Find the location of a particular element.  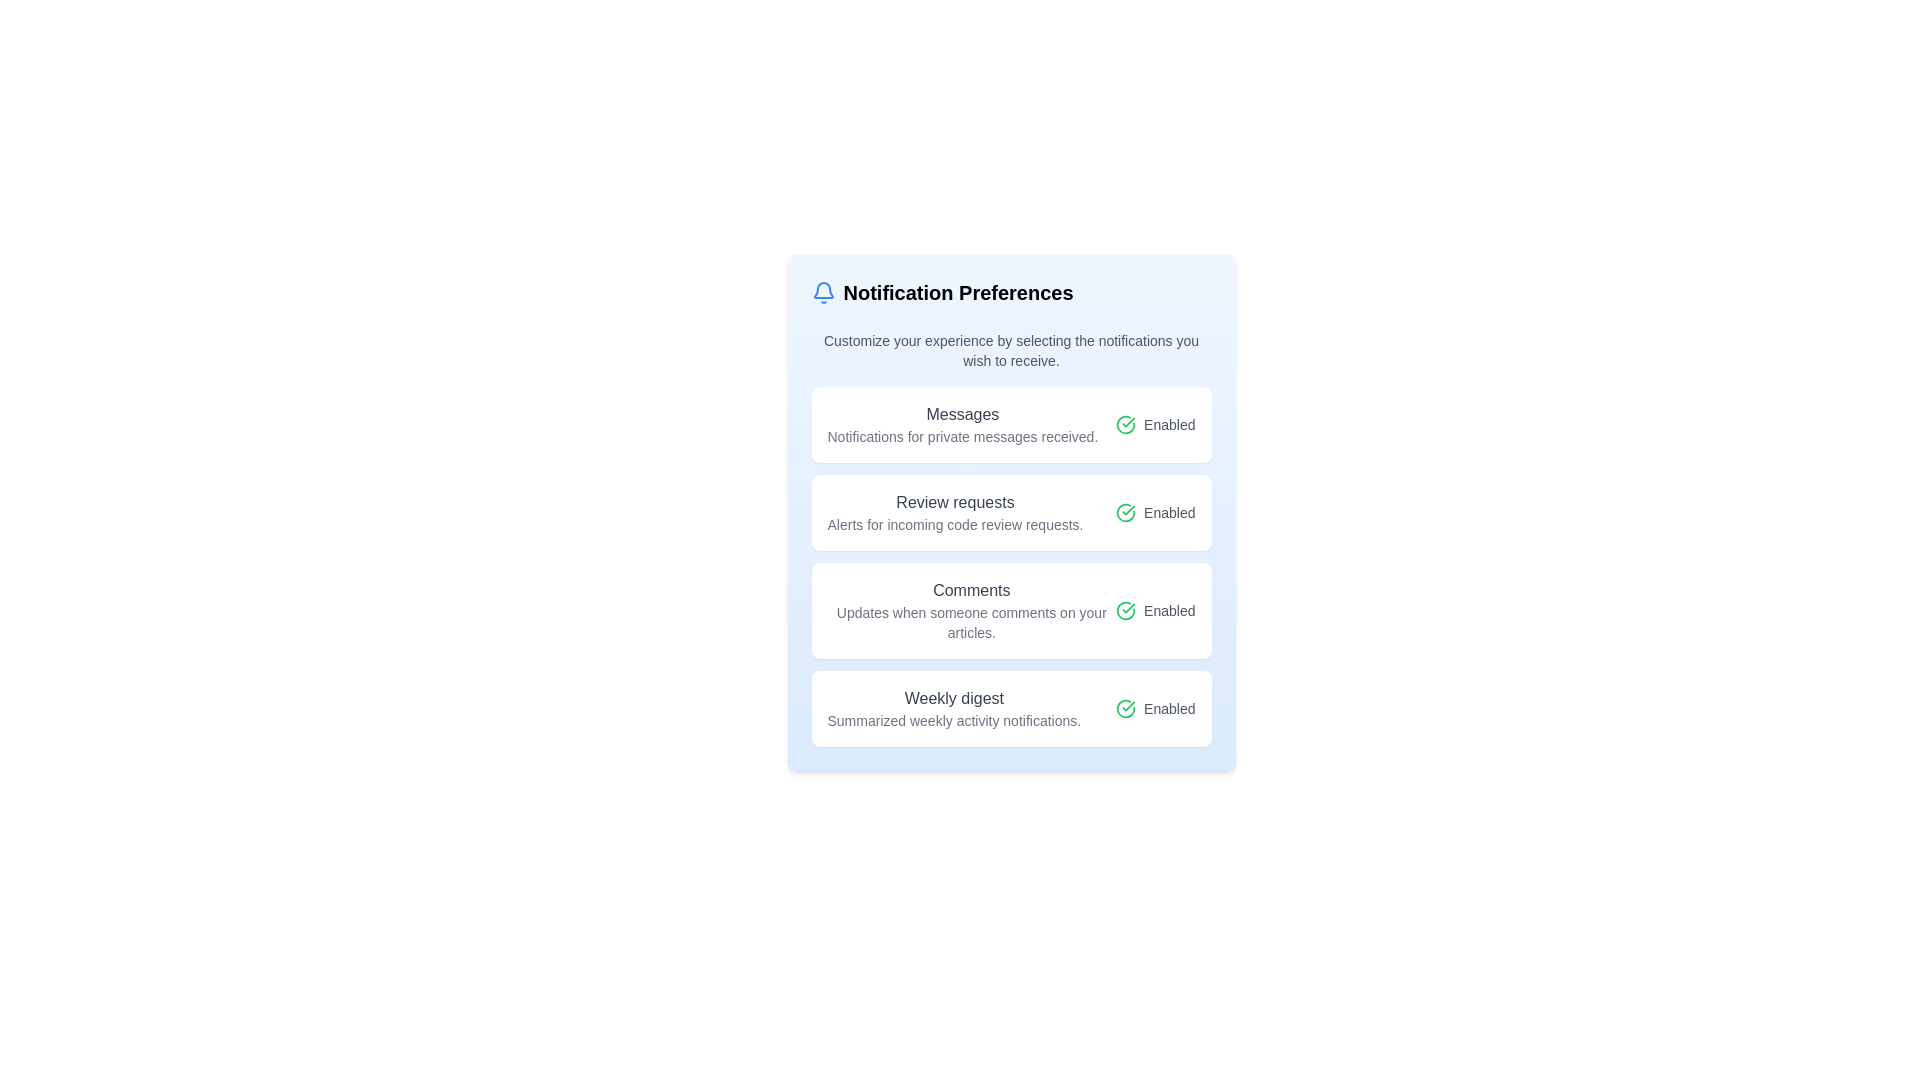

the grouped list of notification settings under 'Notification Preferences' is located at coordinates (1011, 567).